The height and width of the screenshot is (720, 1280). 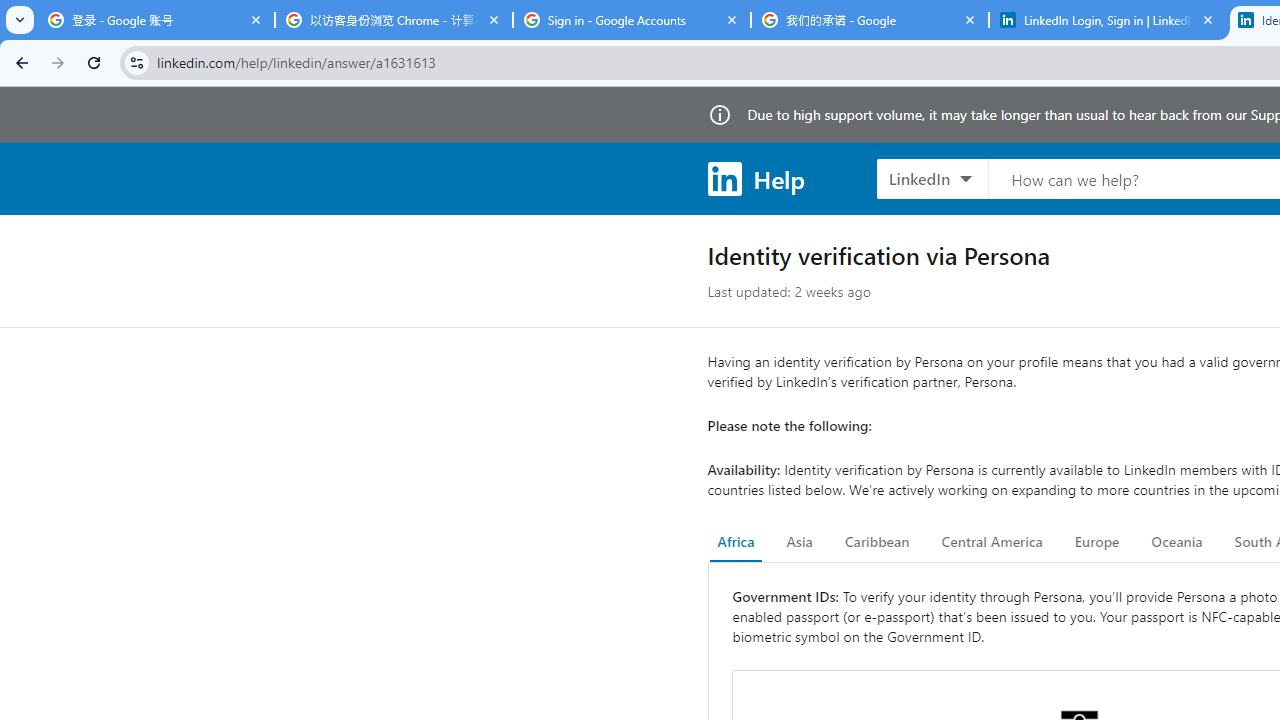 What do you see at coordinates (754, 177) in the screenshot?
I see `'Help'` at bounding box center [754, 177].